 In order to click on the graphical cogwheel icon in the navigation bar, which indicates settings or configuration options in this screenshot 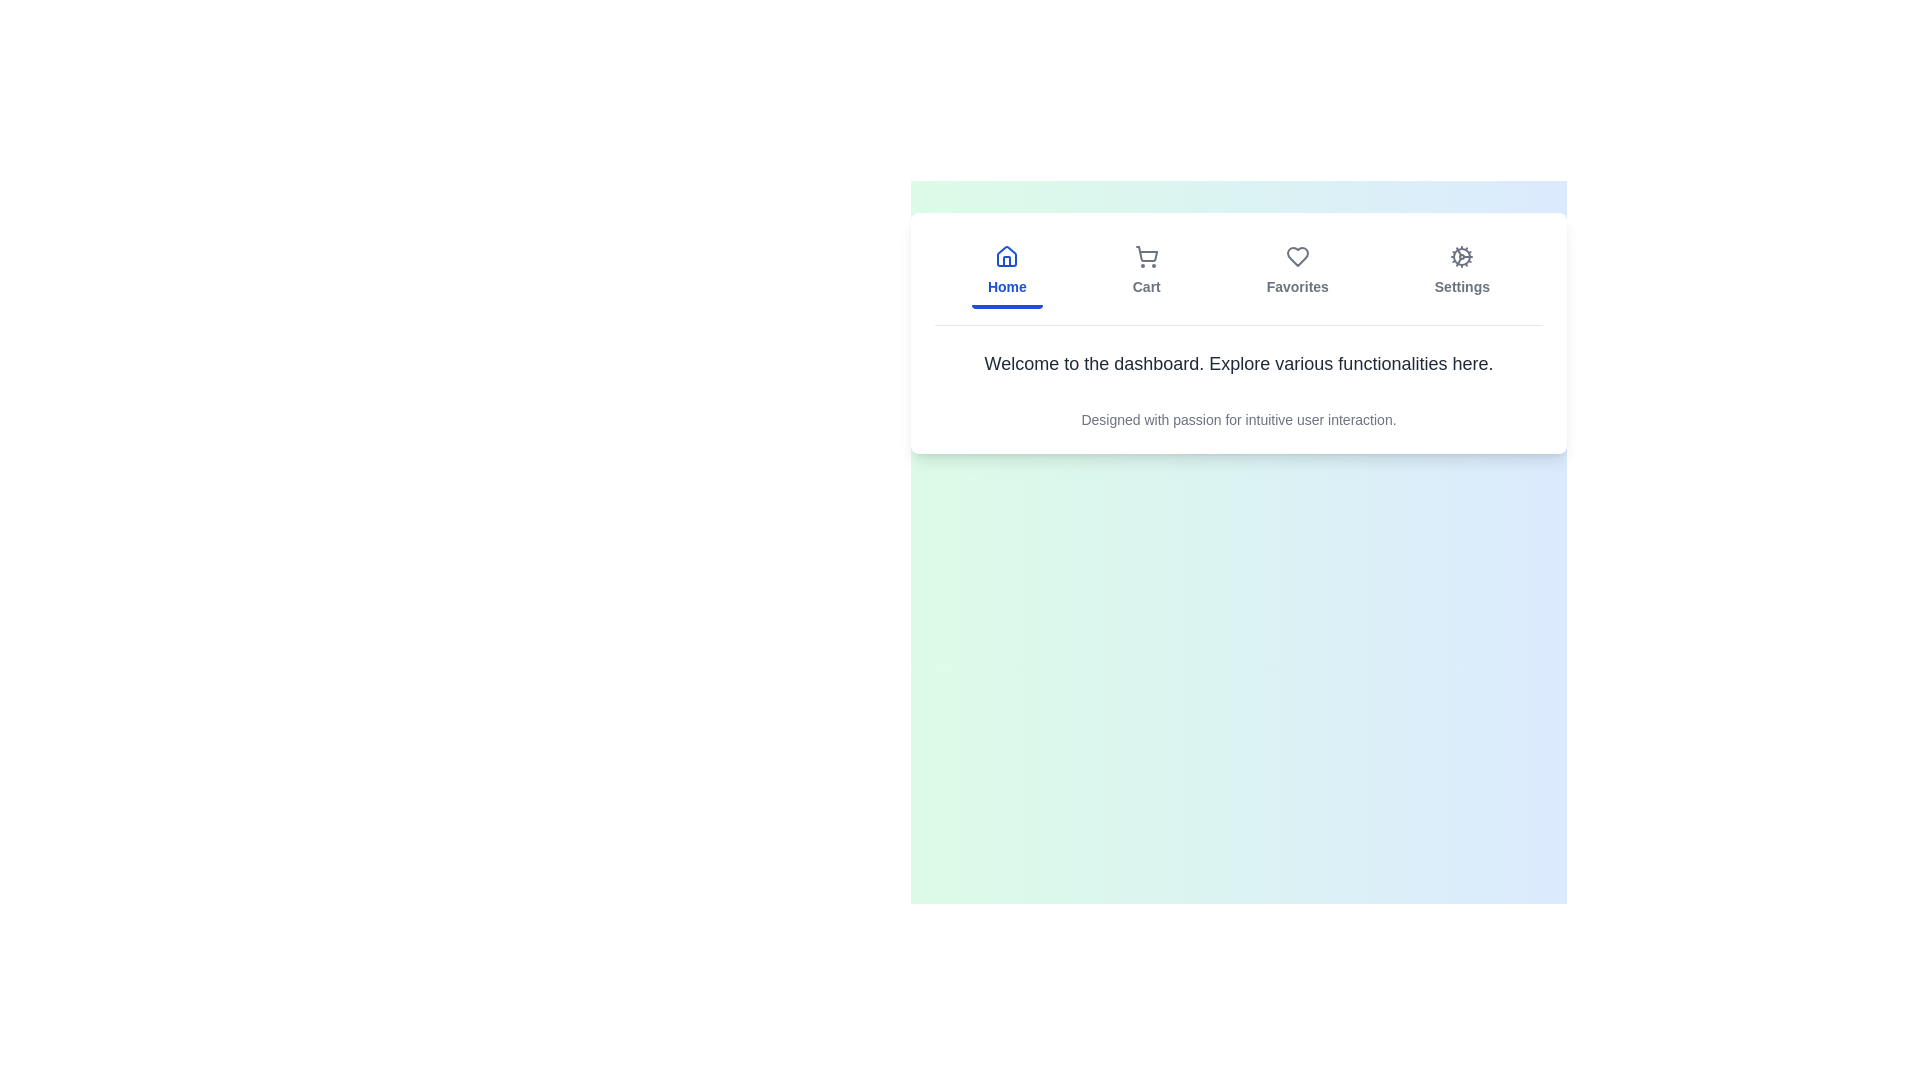, I will do `click(1462, 256)`.